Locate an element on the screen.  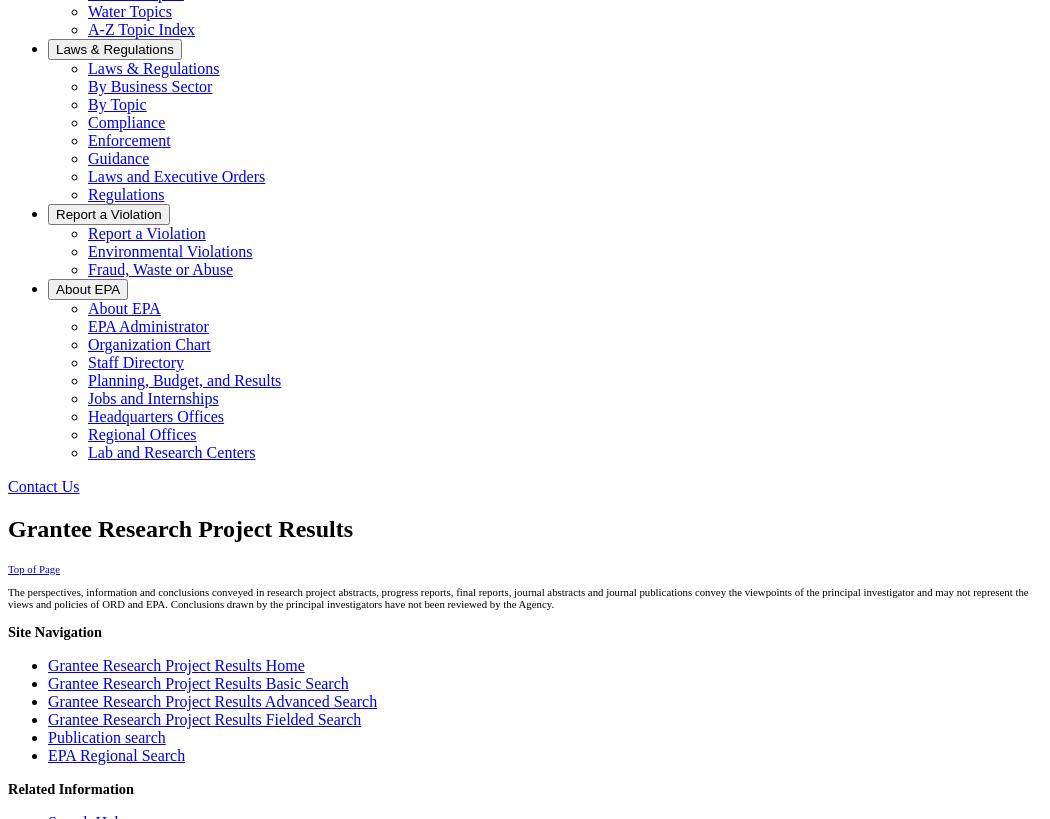
'By Business Sector' is located at coordinates (150, 86).